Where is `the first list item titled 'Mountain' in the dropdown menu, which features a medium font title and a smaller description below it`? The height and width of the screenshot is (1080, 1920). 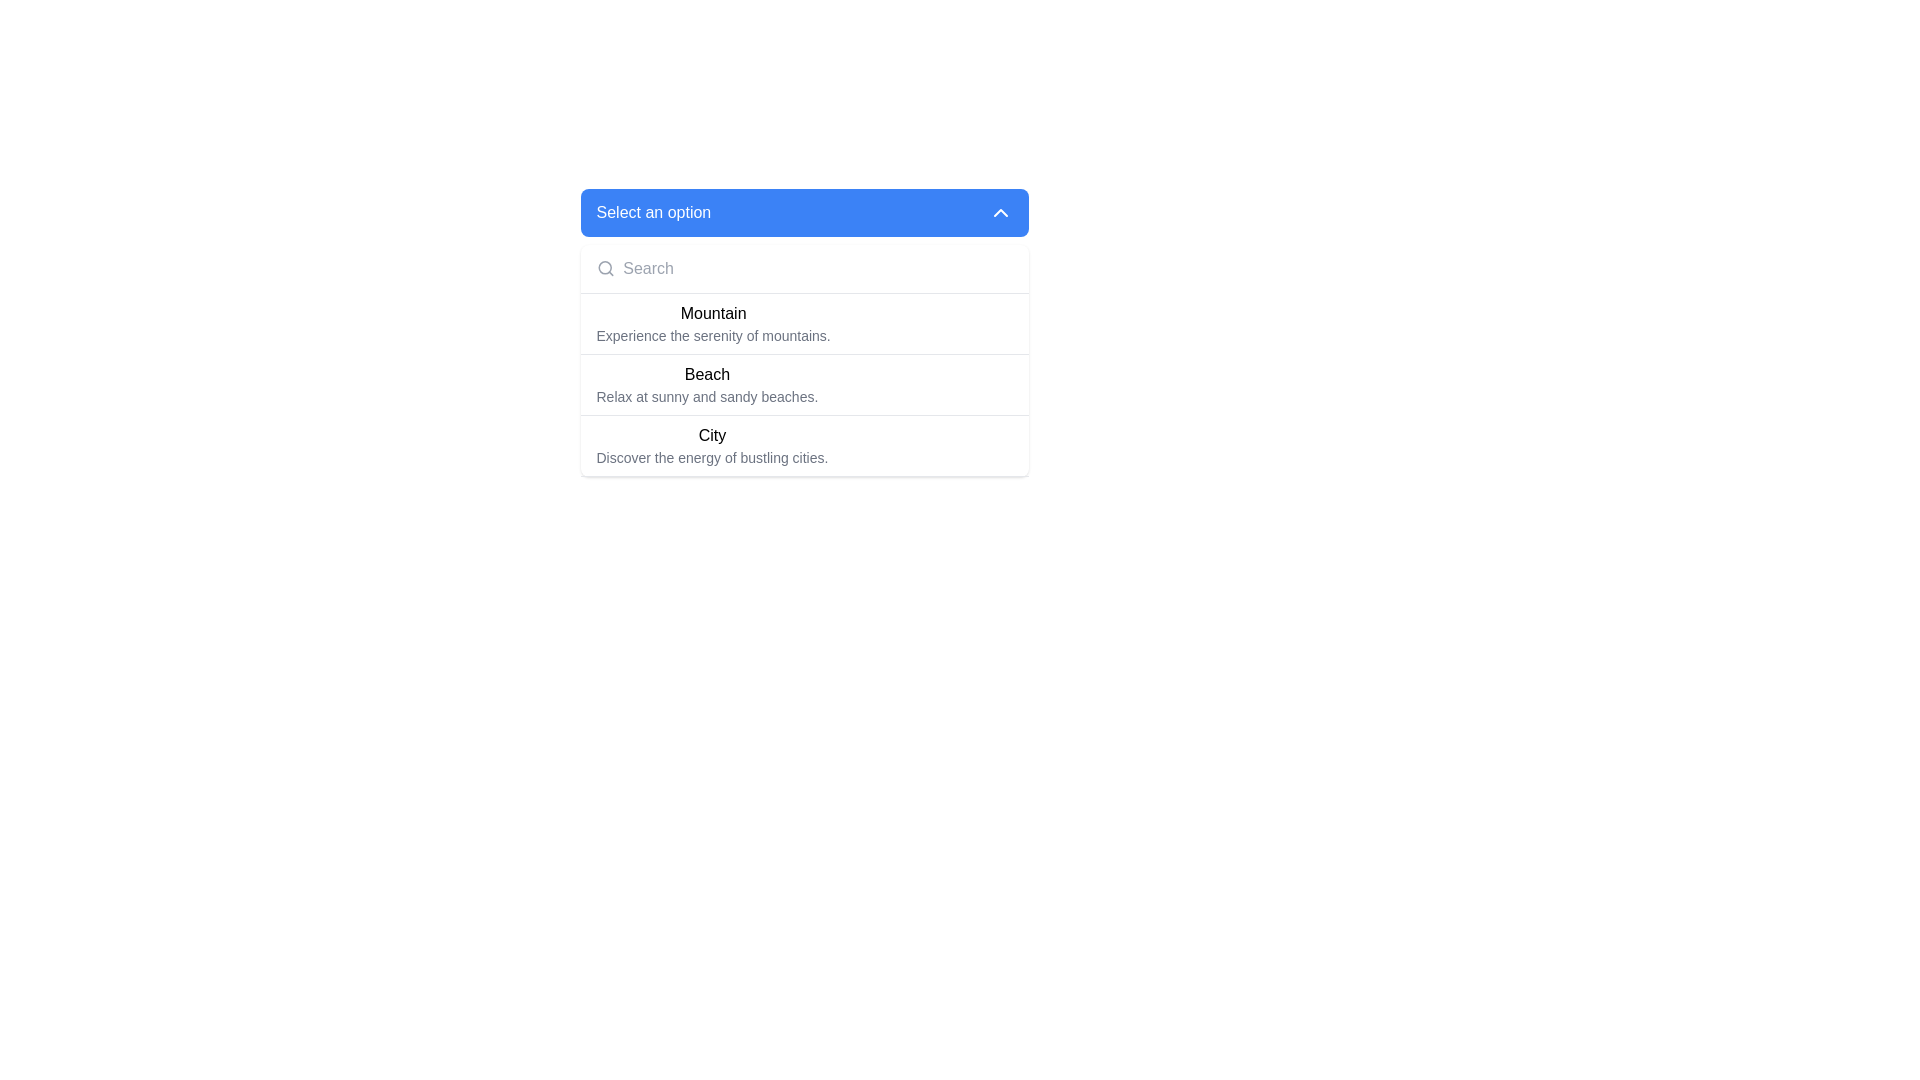
the first list item titled 'Mountain' in the dropdown menu, which features a medium font title and a smaller description below it is located at coordinates (804, 323).